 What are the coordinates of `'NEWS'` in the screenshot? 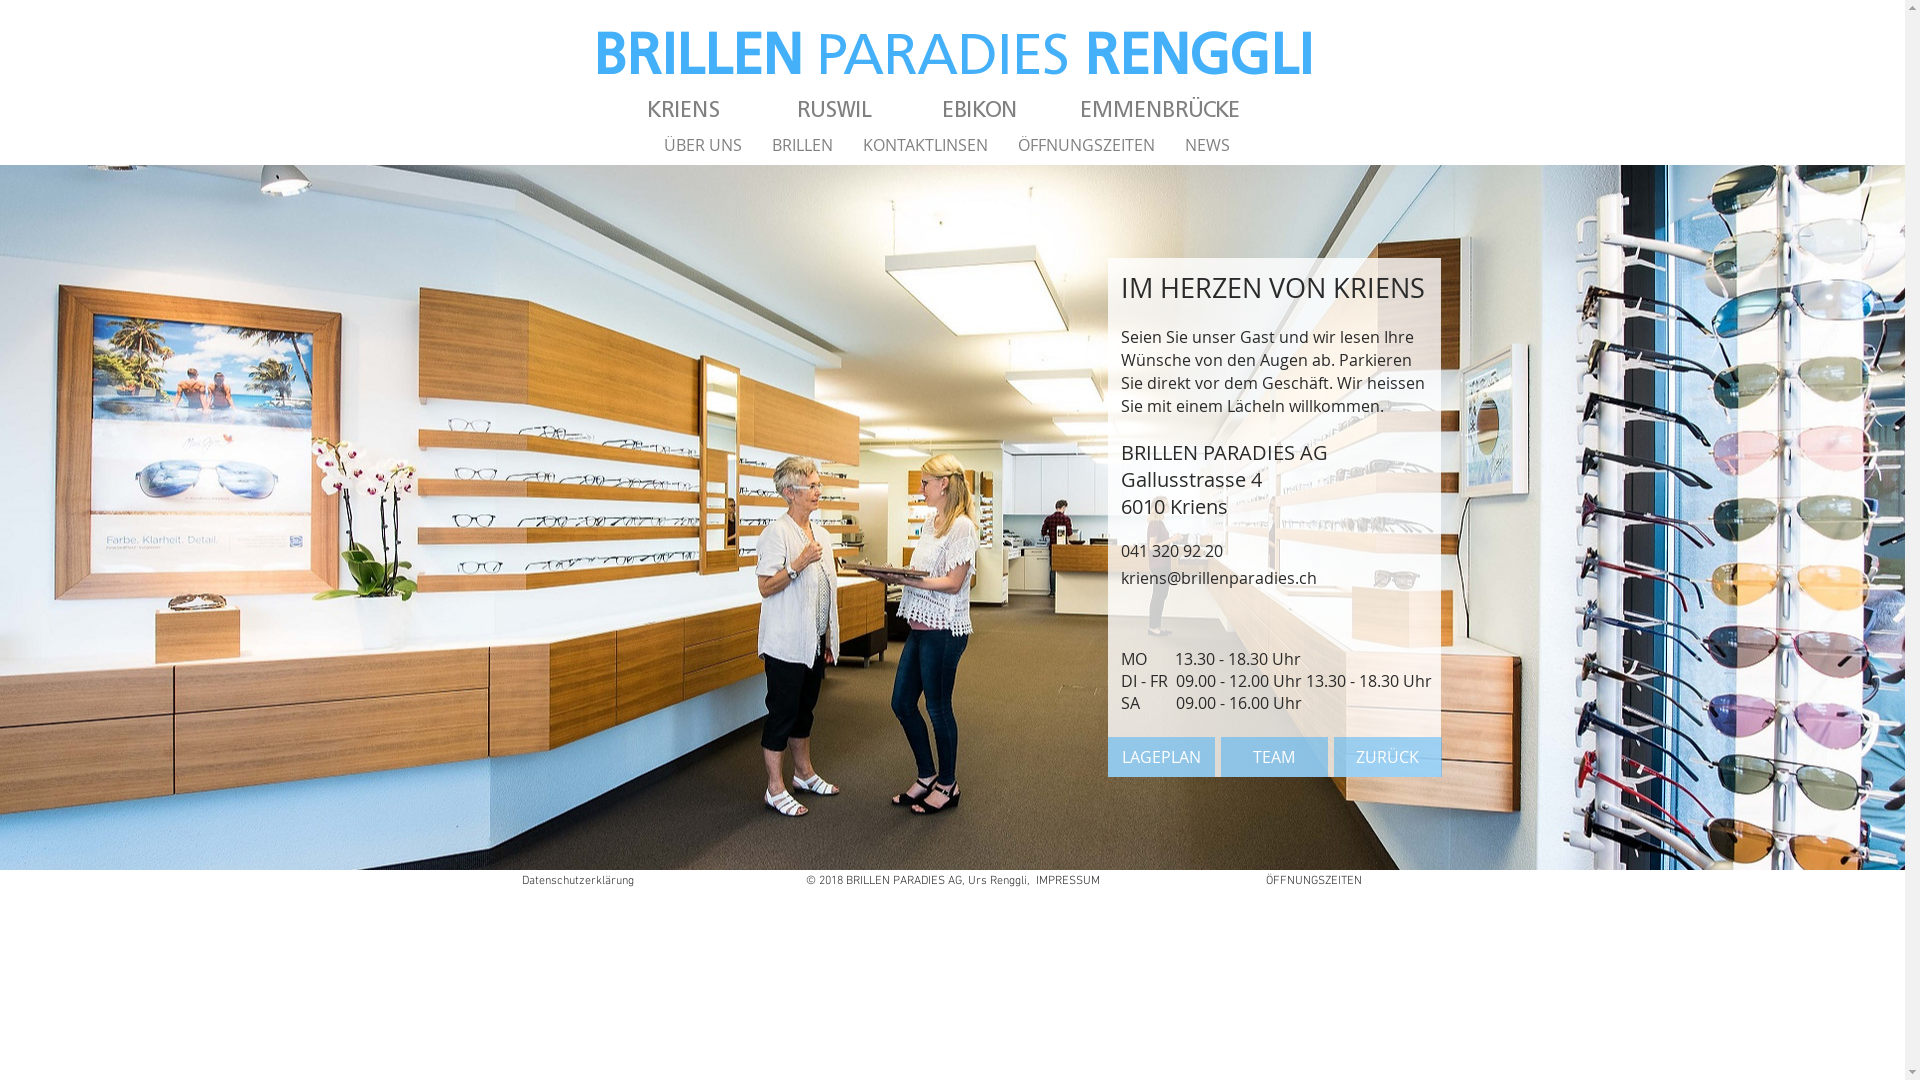 It's located at (1170, 144).